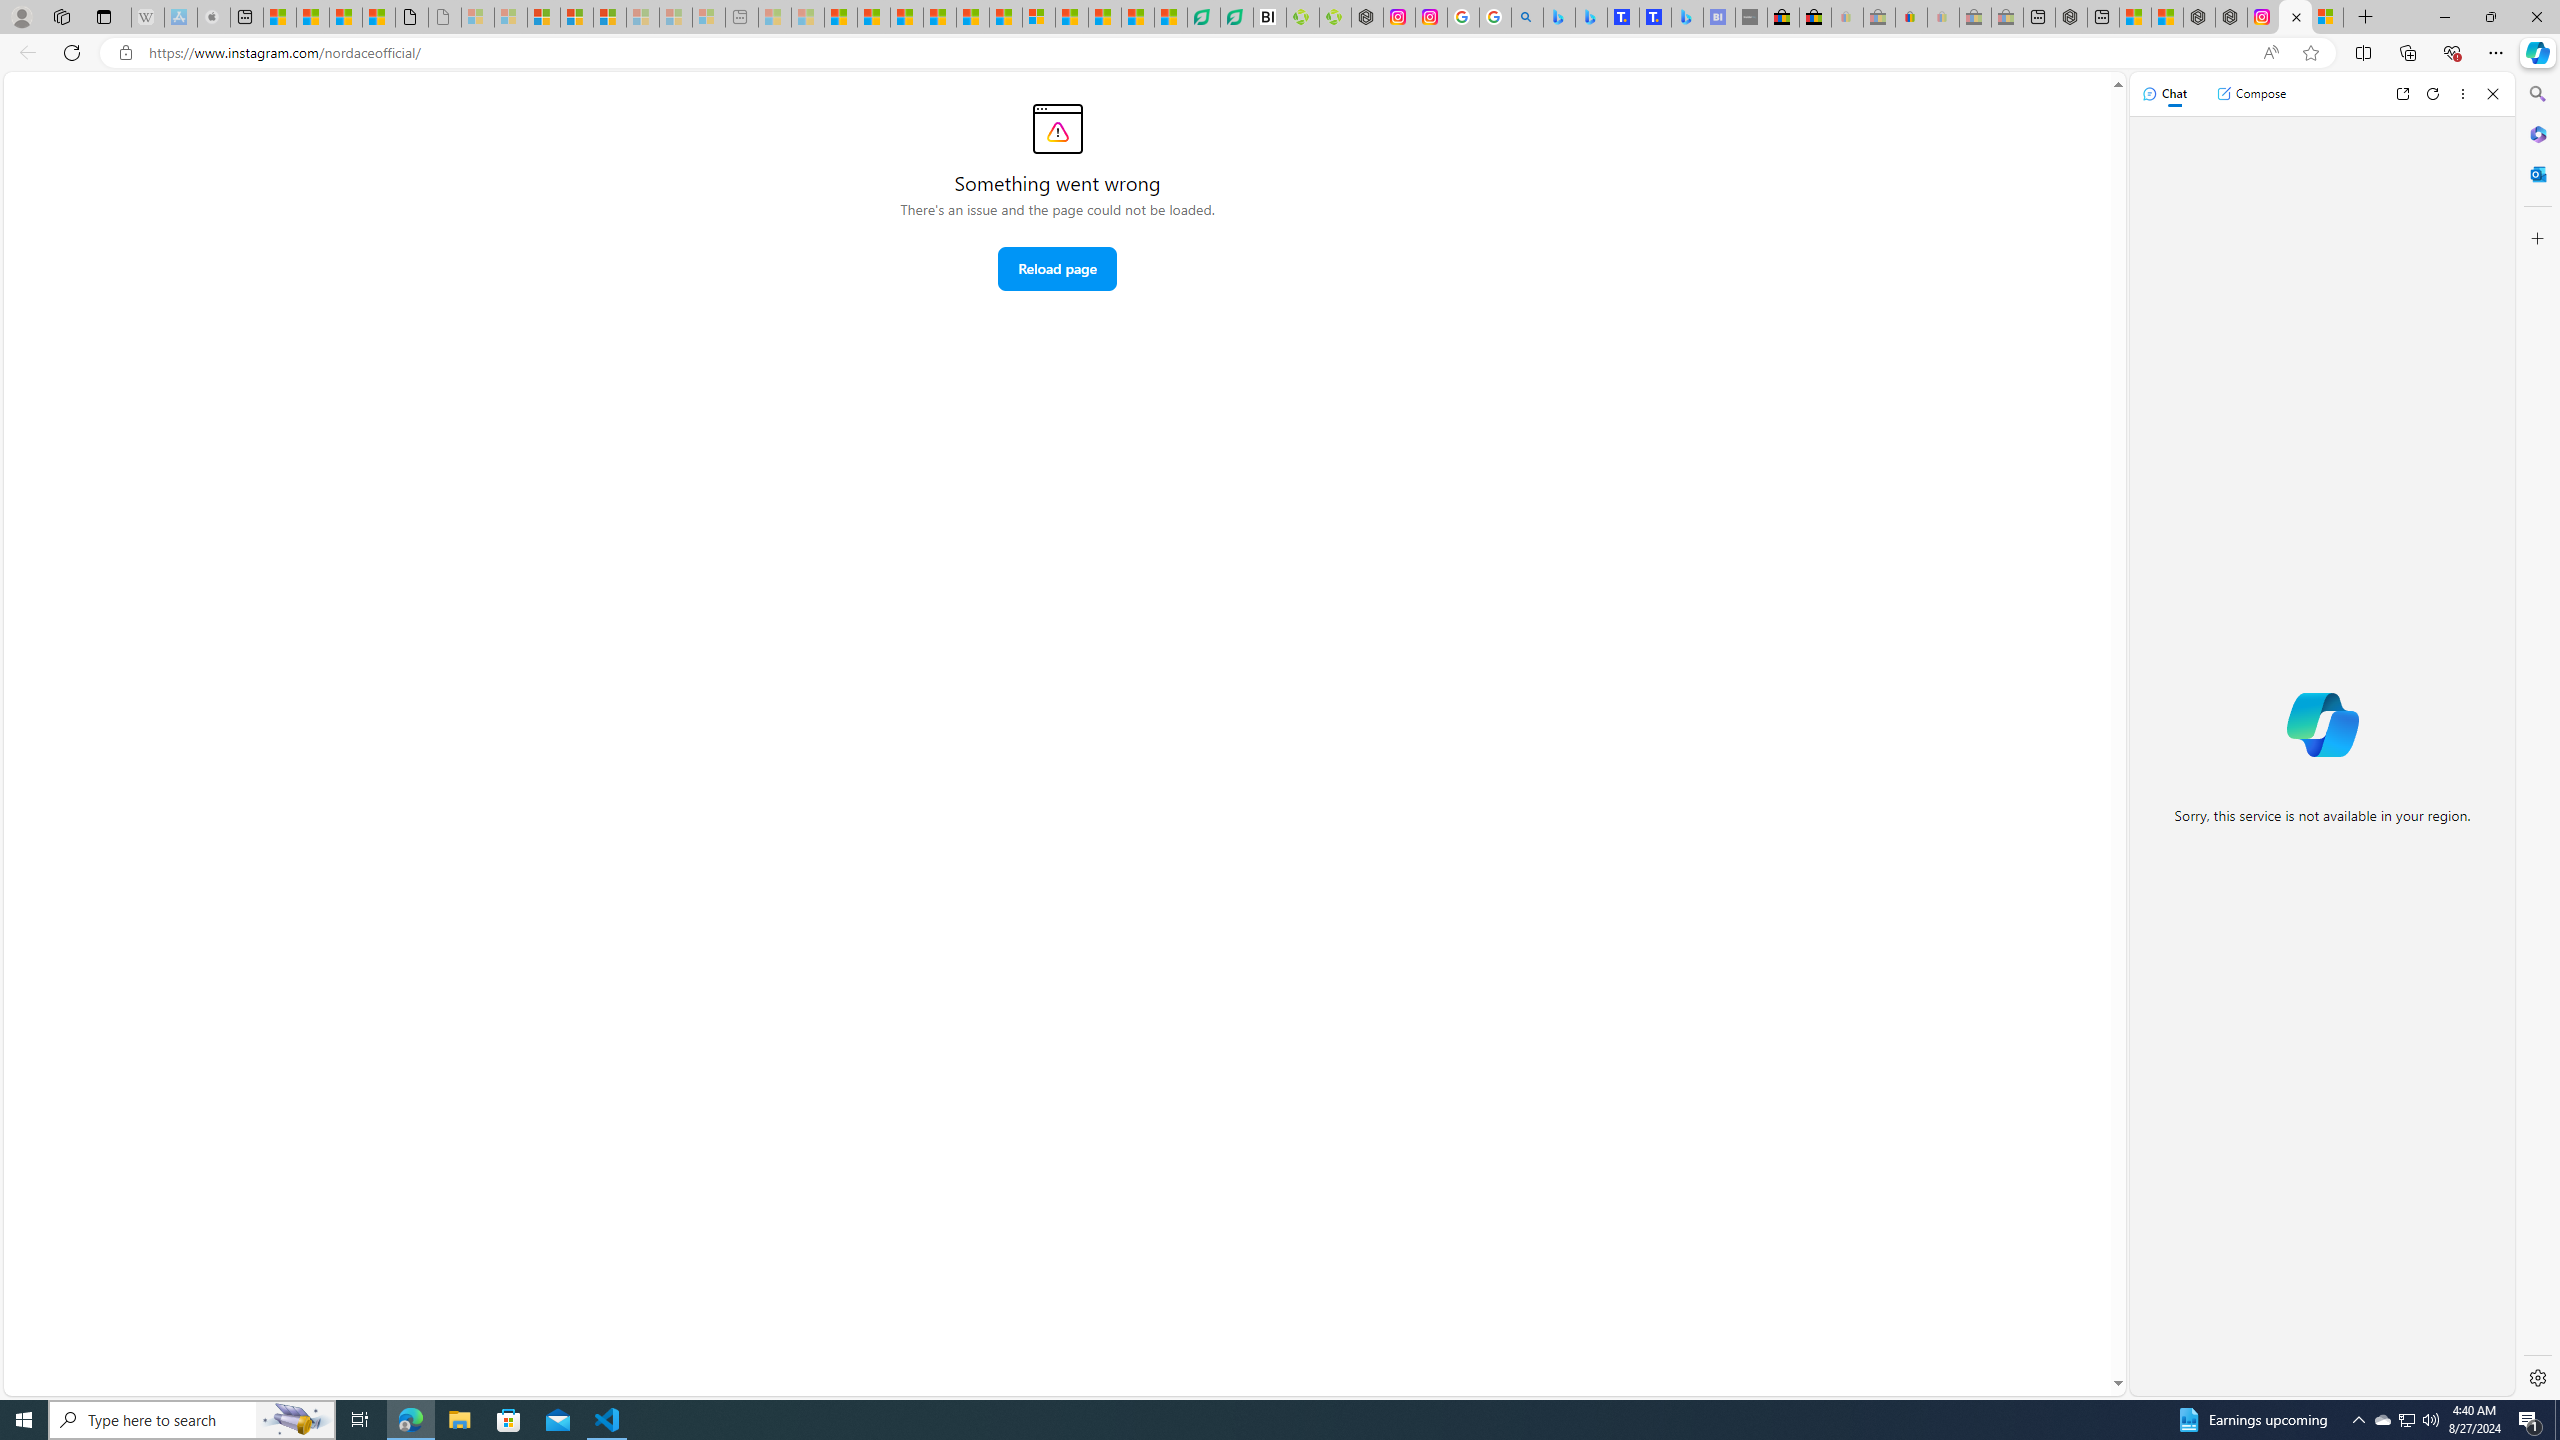  What do you see at coordinates (2007, 16) in the screenshot?
I see `'Yard, Garden & Outdoor Living - Sleeping'` at bounding box center [2007, 16].